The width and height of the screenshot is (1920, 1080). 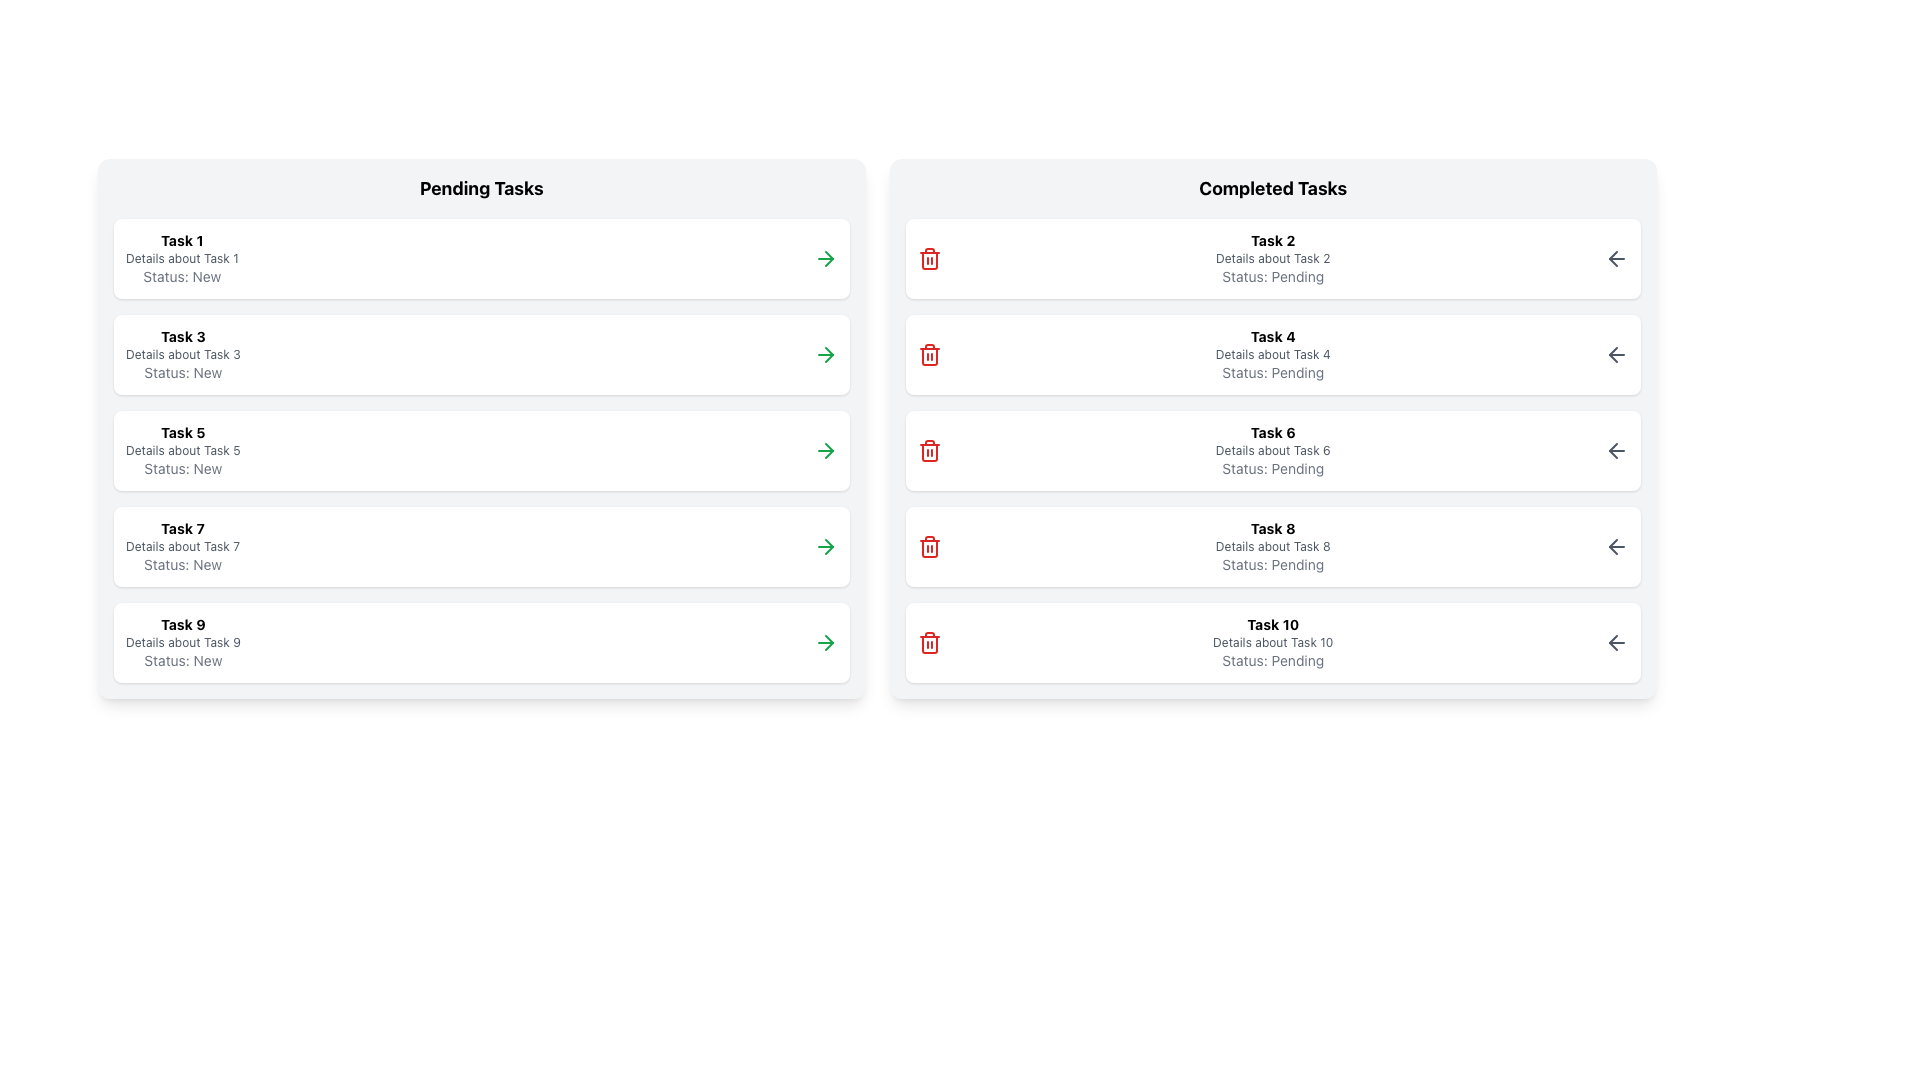 I want to click on the 'Task 7' text label, which serves as the main identifier for the task entry in the list, located at the top of the block of text within the 'Pending Tasks' column, so click(x=182, y=527).